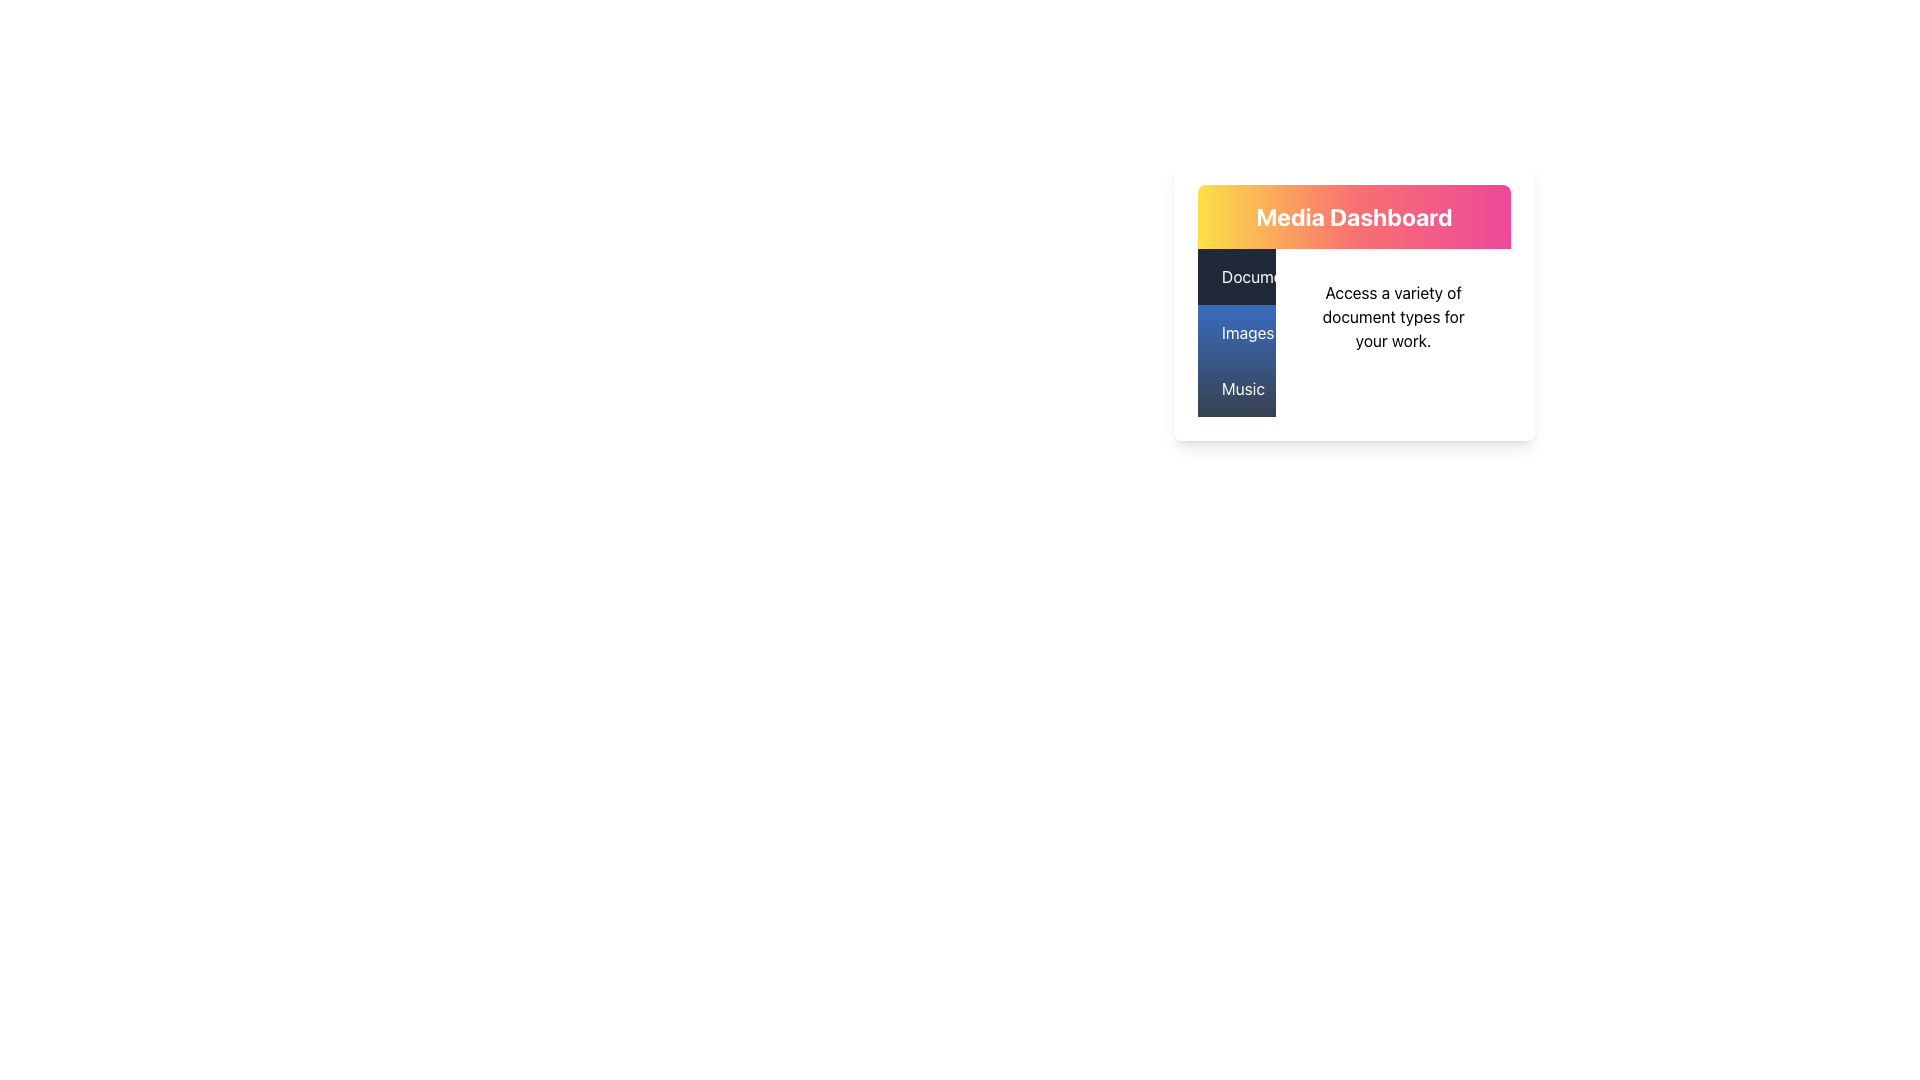  I want to click on the navigation menu item labeled 'Images', which features an icon of a square with a circular and line element, so click(1236, 331).